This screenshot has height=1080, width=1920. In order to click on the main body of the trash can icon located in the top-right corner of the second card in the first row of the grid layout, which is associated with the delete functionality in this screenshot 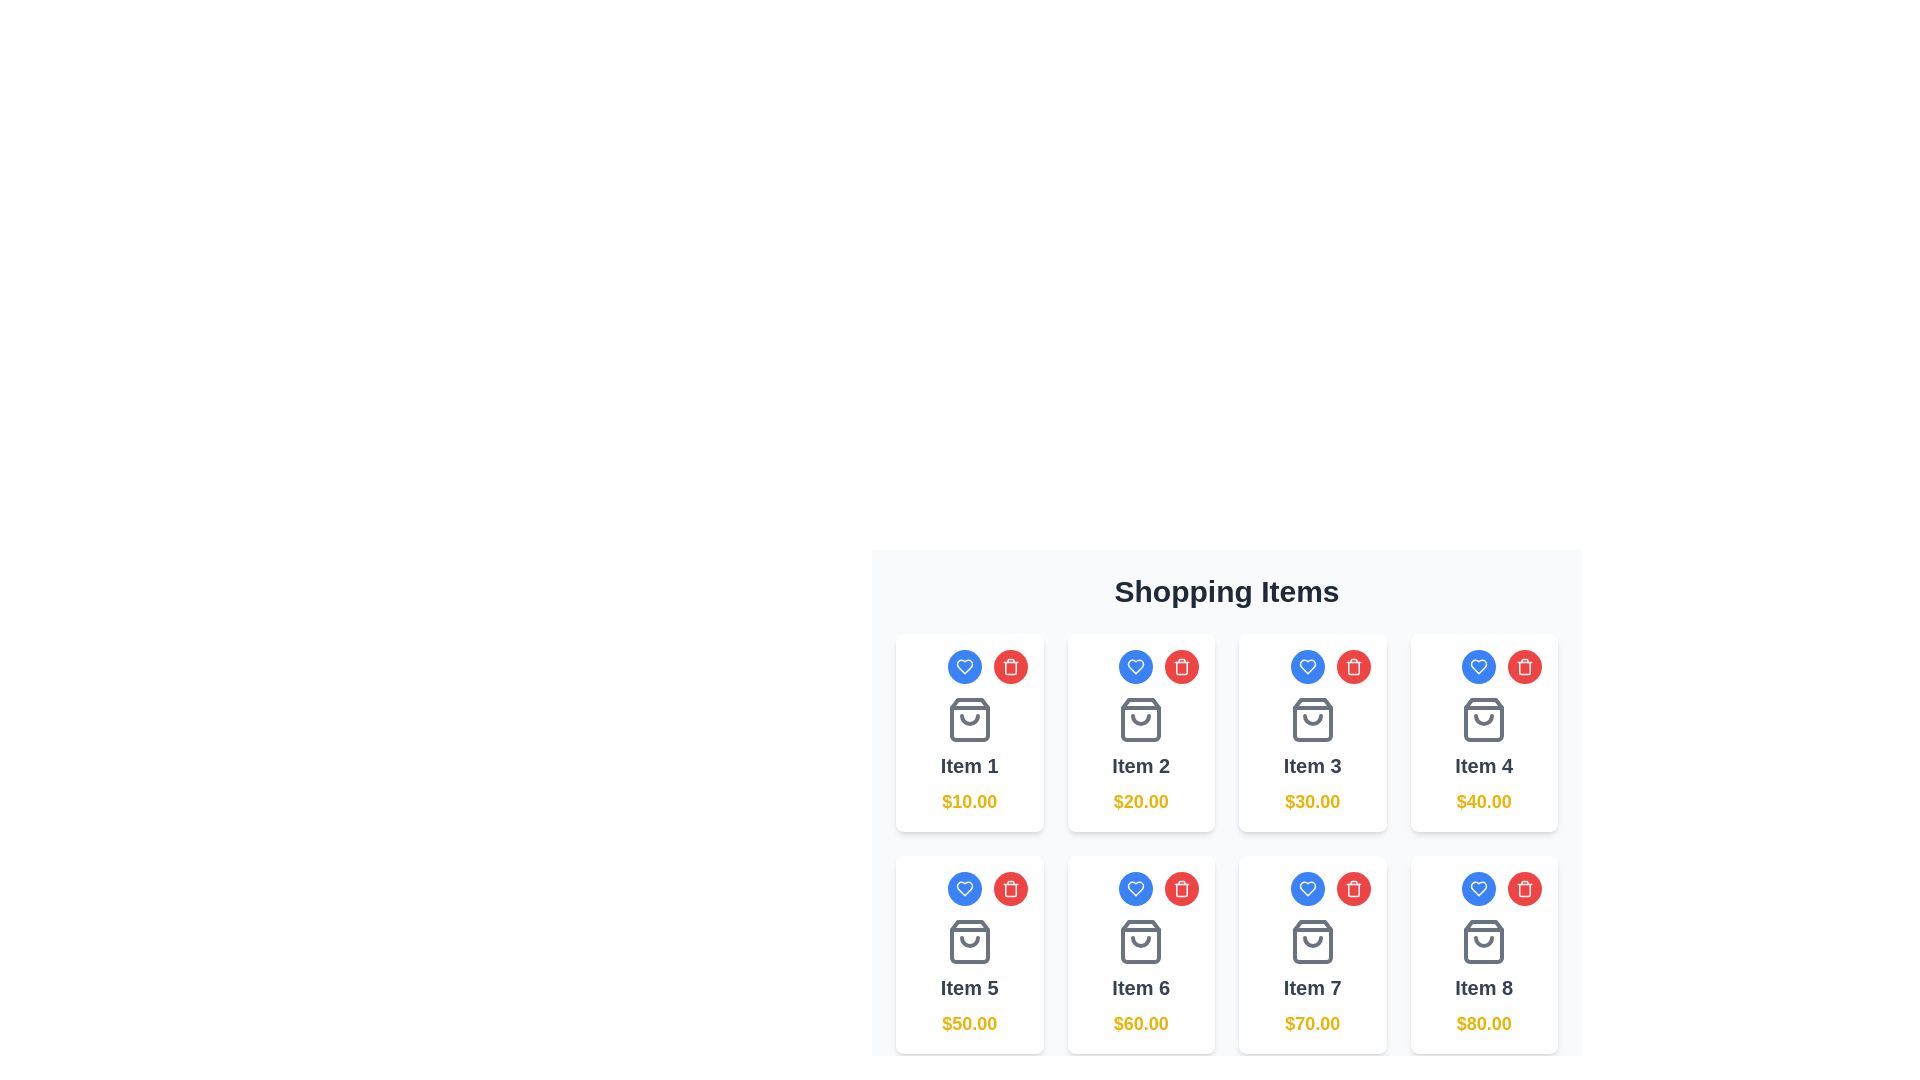, I will do `click(1353, 668)`.